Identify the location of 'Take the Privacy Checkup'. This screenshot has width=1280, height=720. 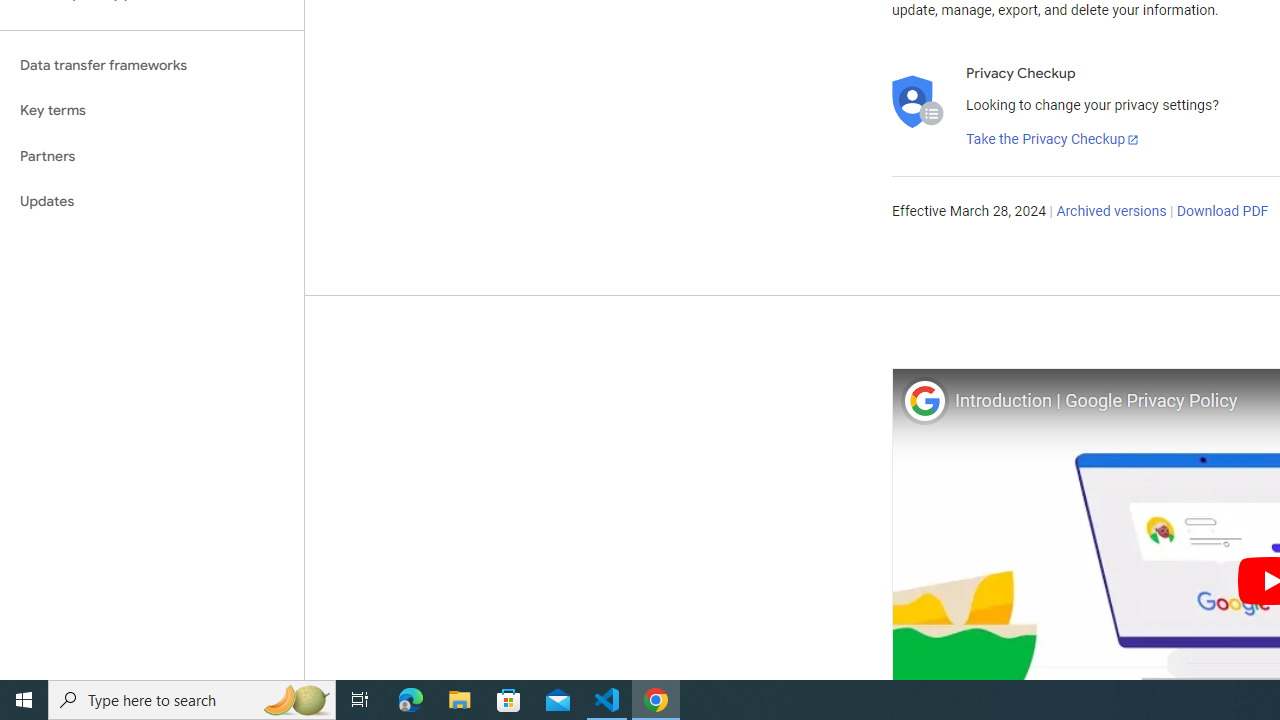
(1052, 139).